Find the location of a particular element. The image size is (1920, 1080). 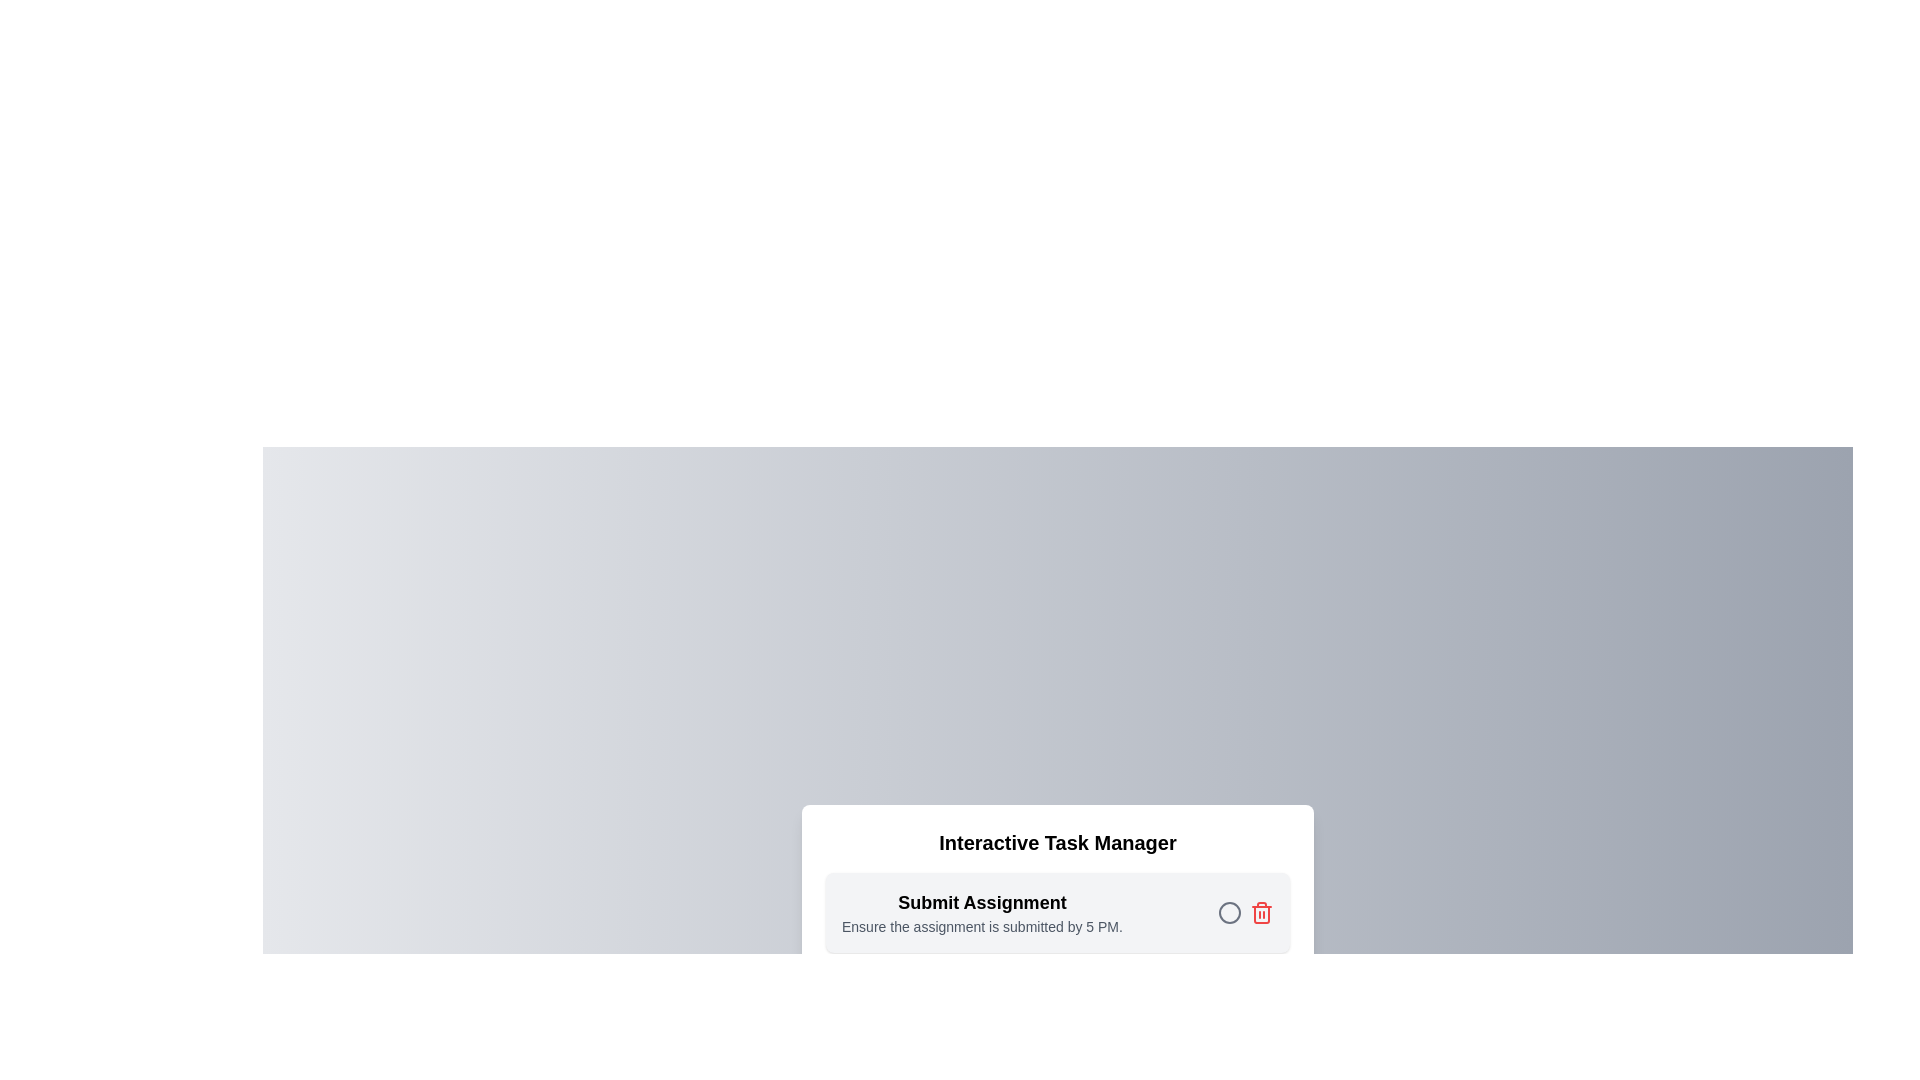

the description of the task 'Submit Assignment' is located at coordinates (841, 917).